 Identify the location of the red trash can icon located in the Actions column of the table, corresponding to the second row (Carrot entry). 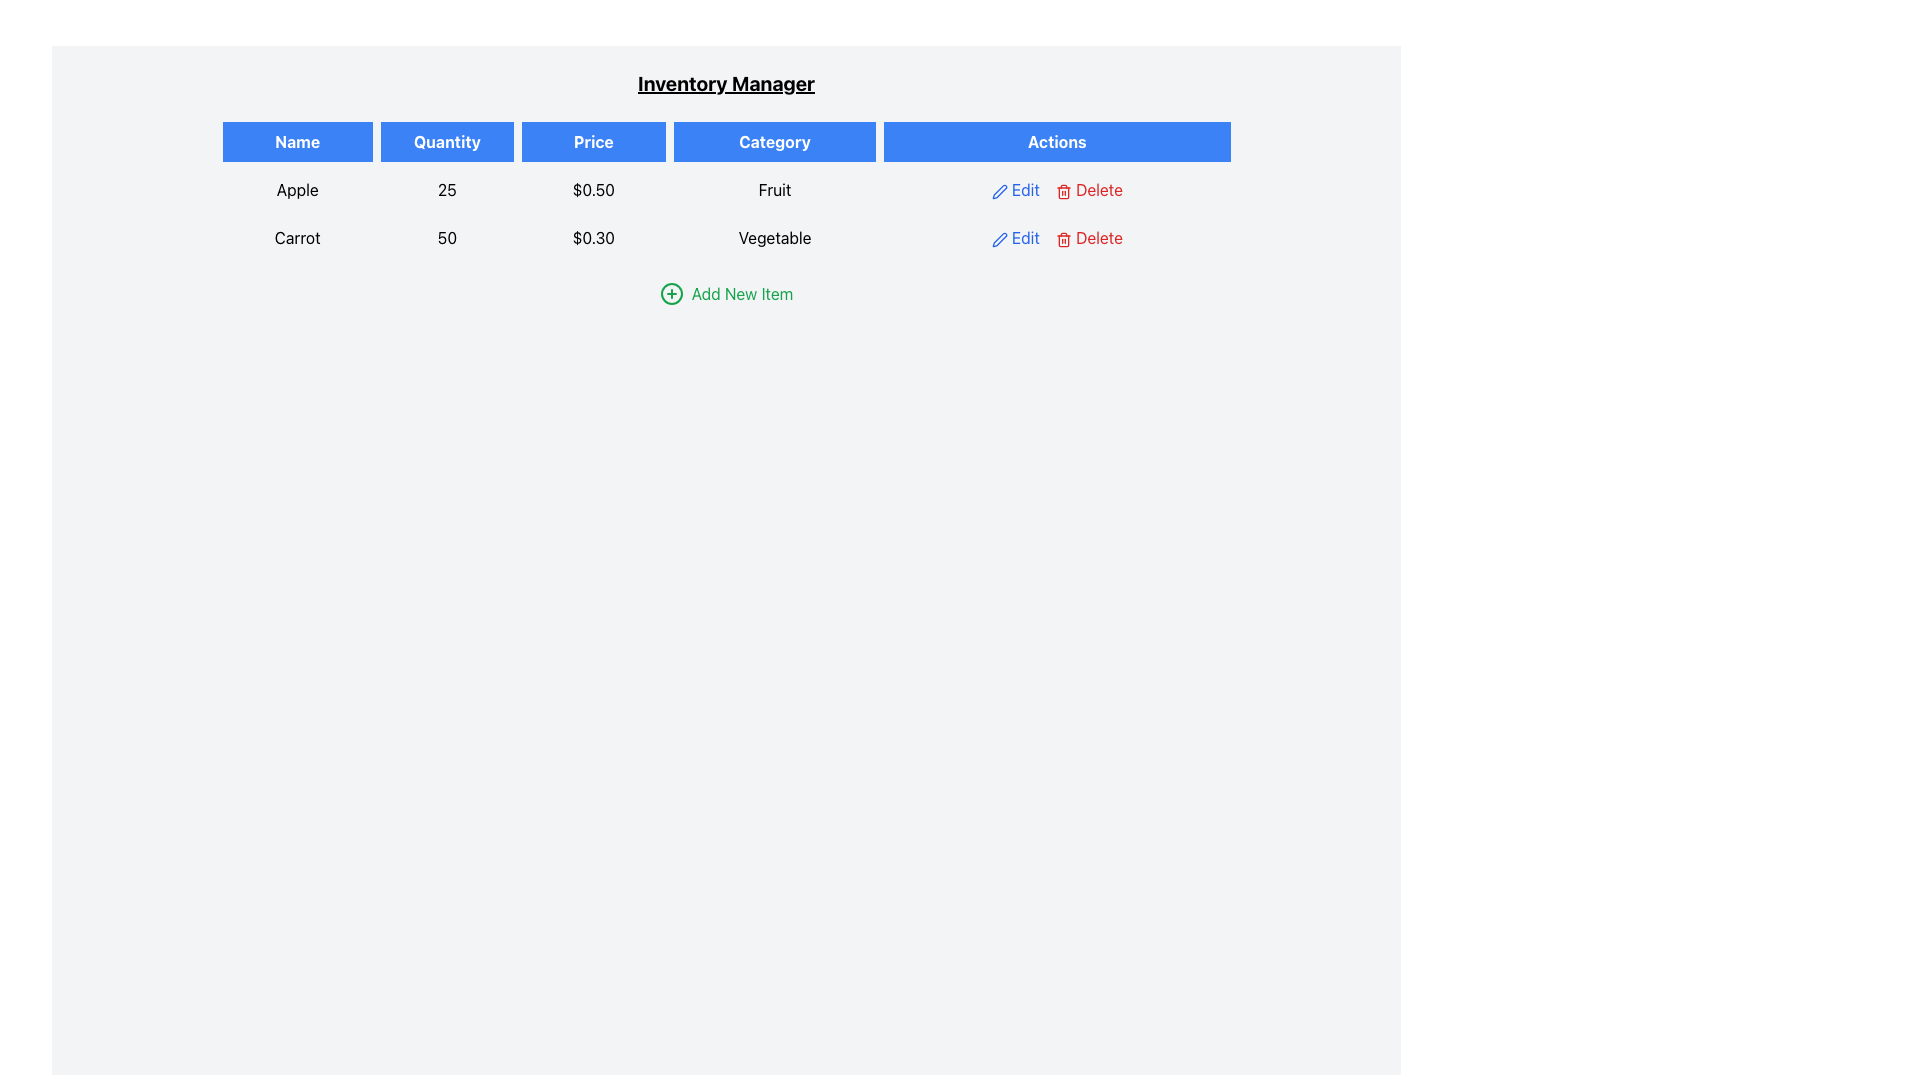
(1062, 191).